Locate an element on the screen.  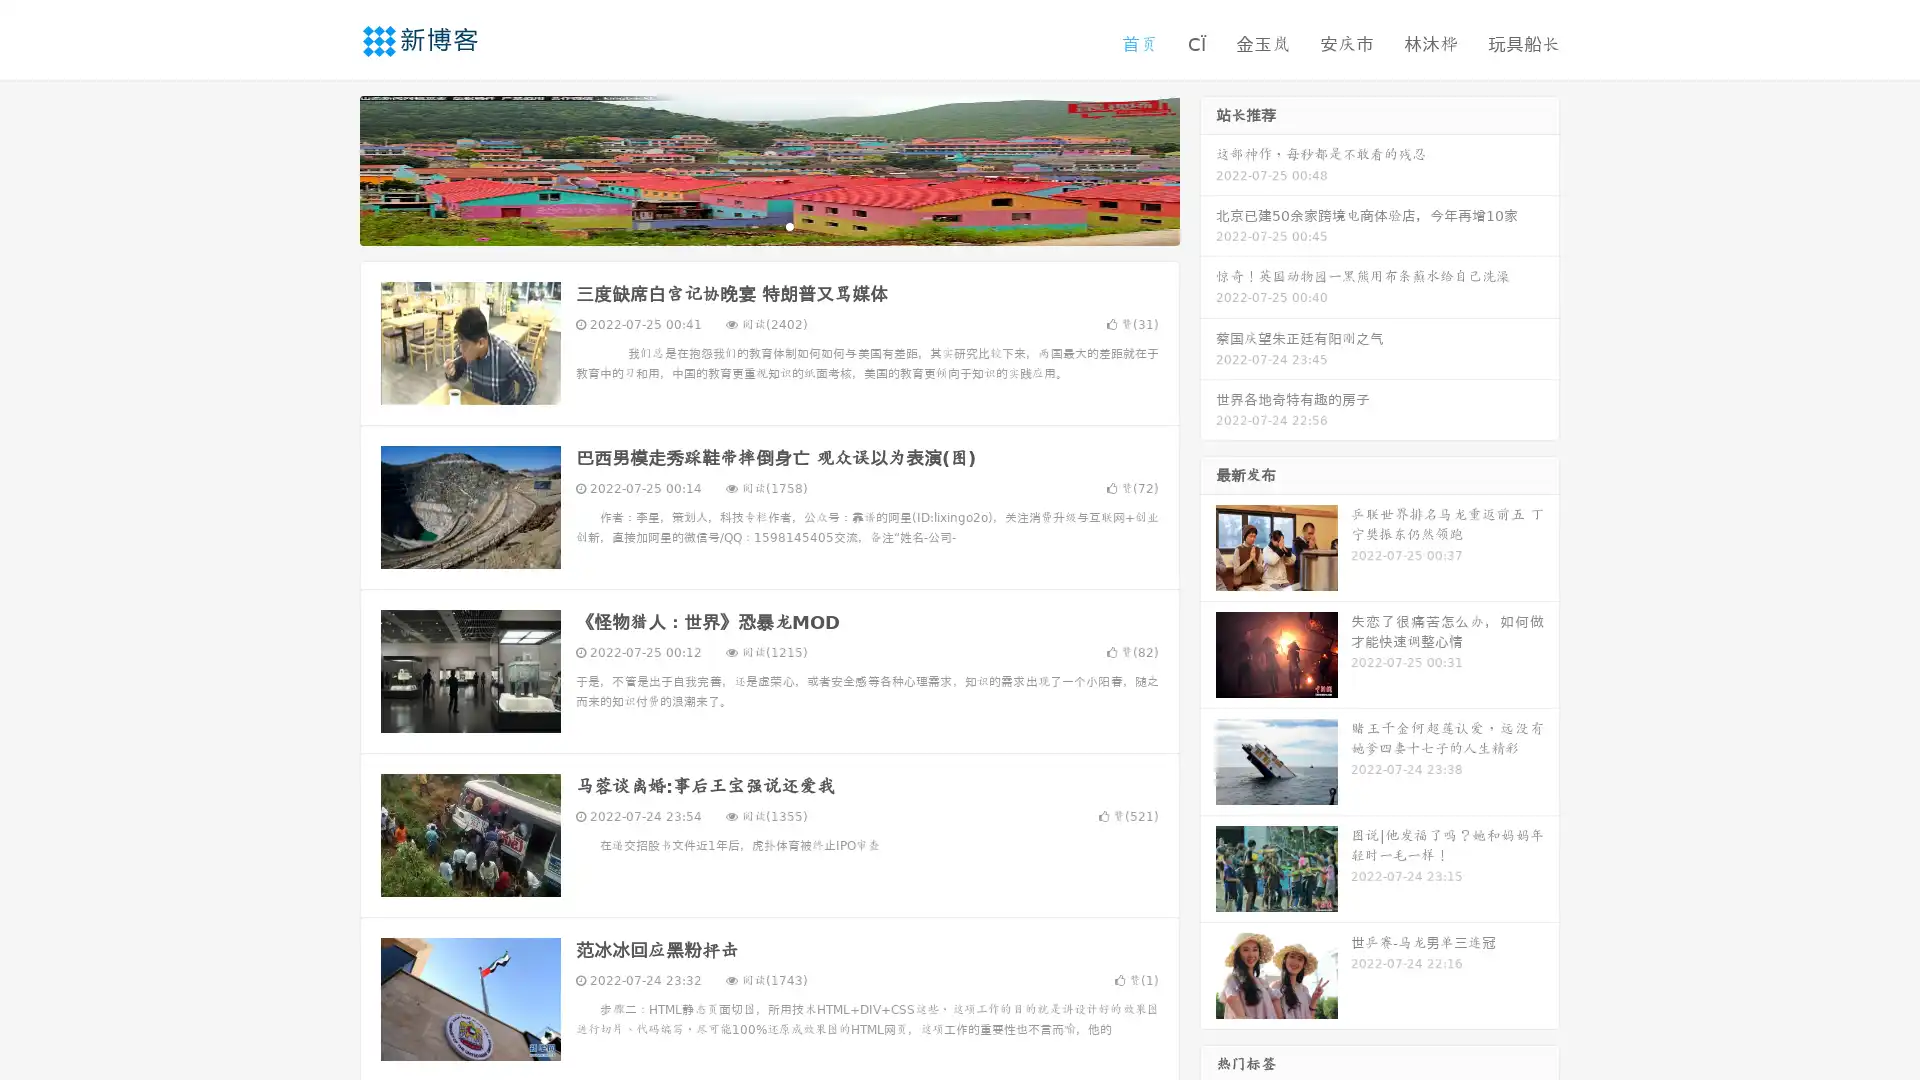
Next slide is located at coordinates (1208, 168).